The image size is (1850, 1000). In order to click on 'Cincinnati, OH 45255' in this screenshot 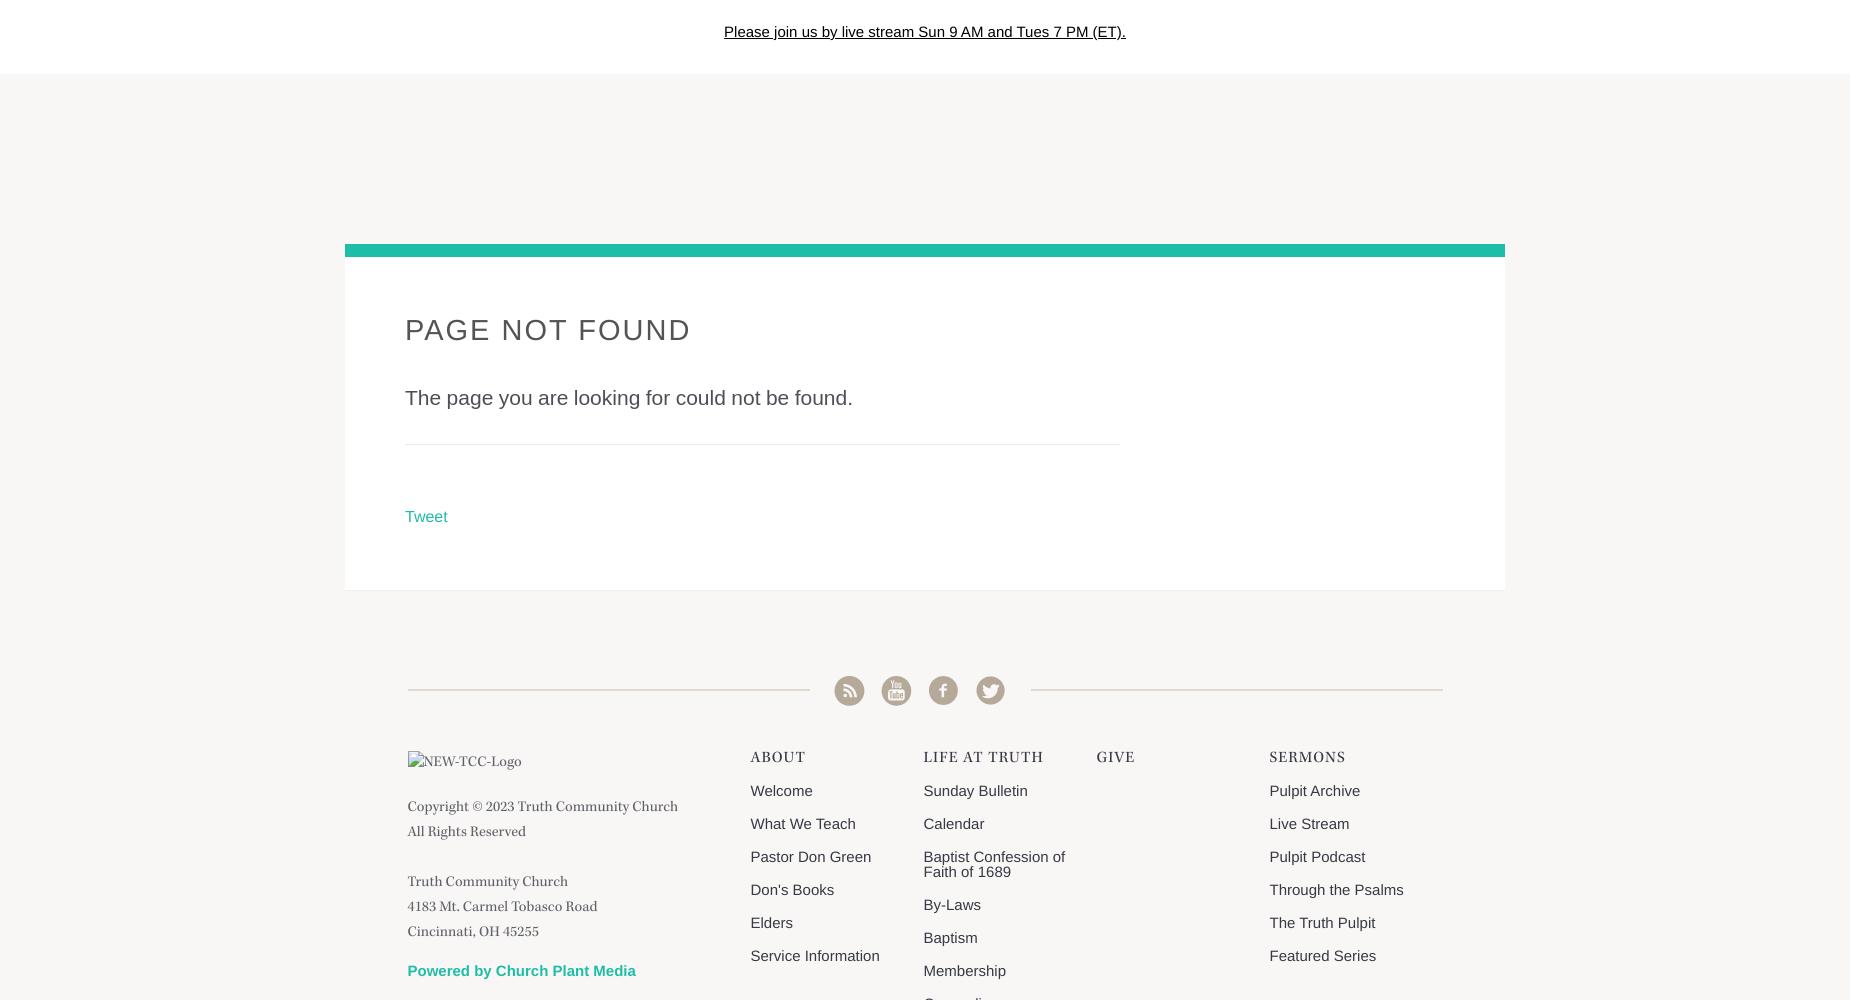, I will do `click(472, 933)`.